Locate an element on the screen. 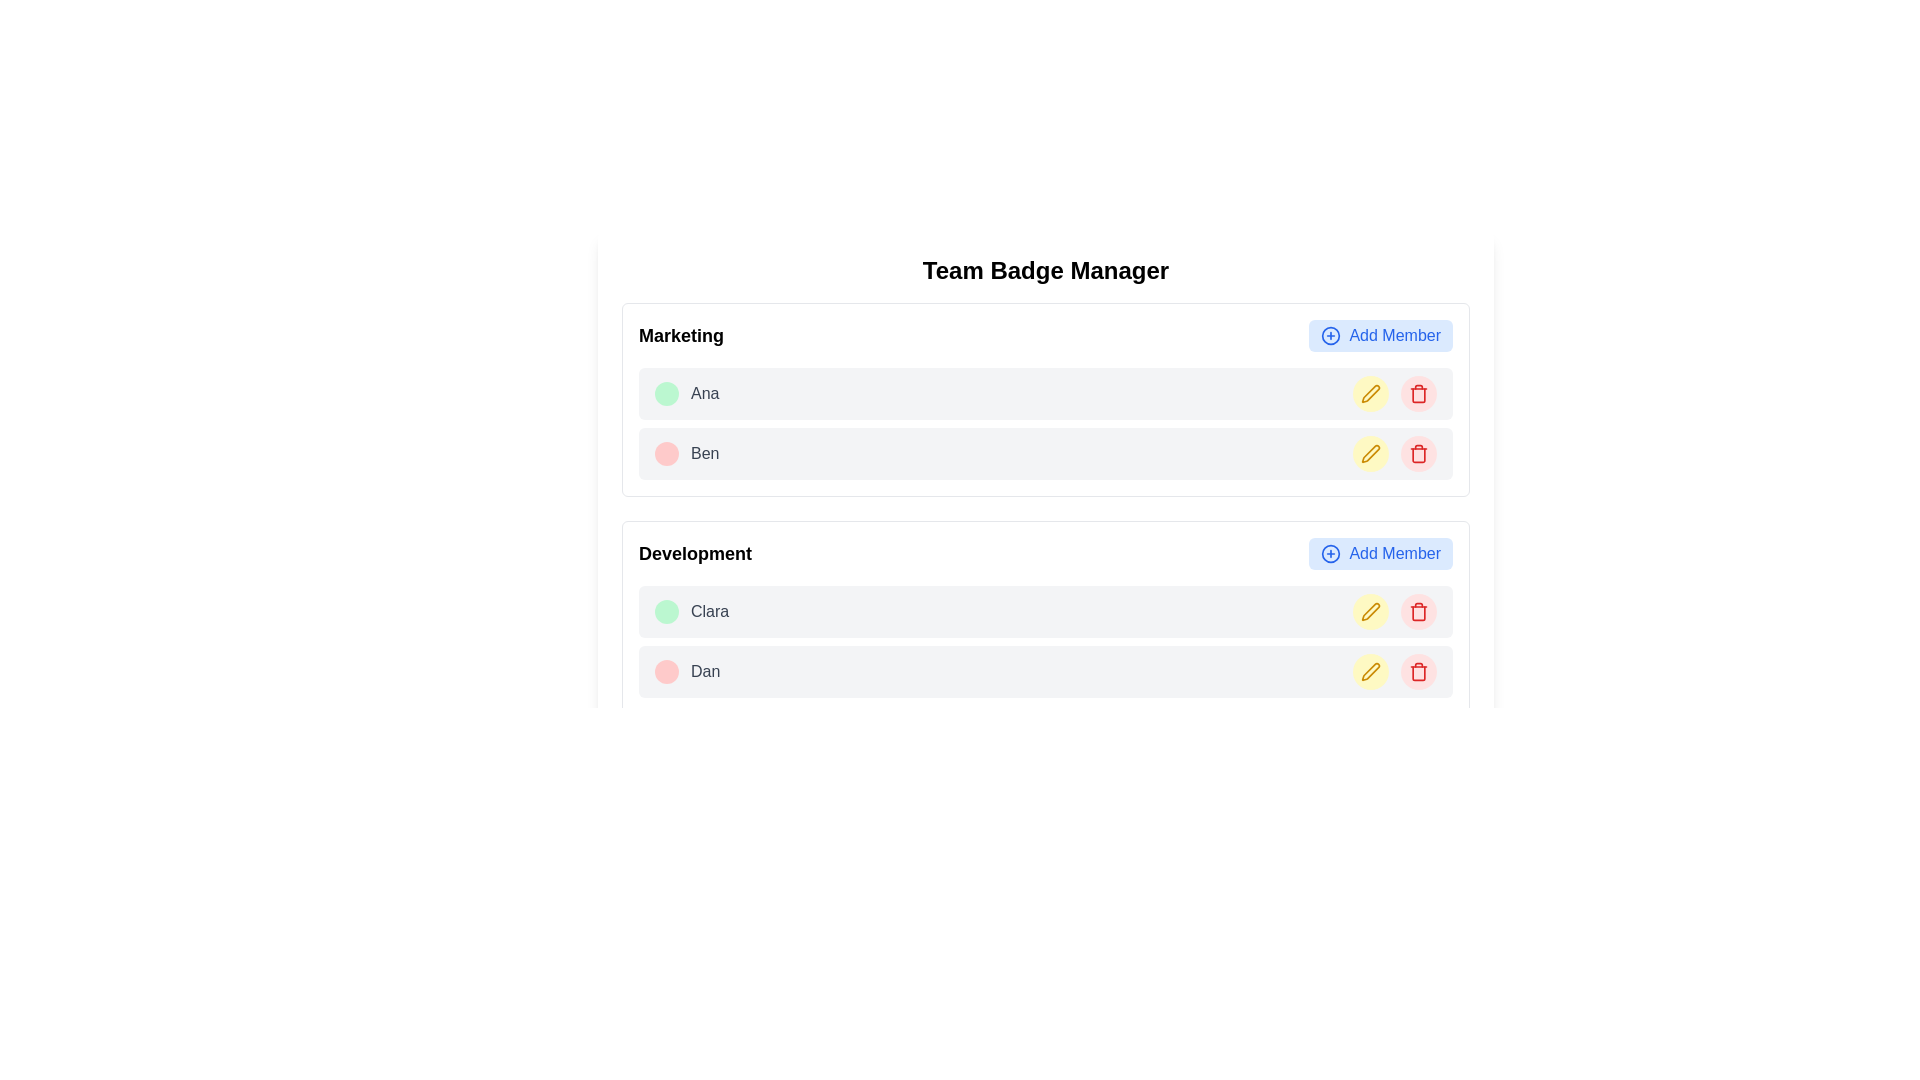  the graphical icon located towards the left of the 'Ana' text in the 'Marketing' section of the badge for its visual information is located at coordinates (678, 397).